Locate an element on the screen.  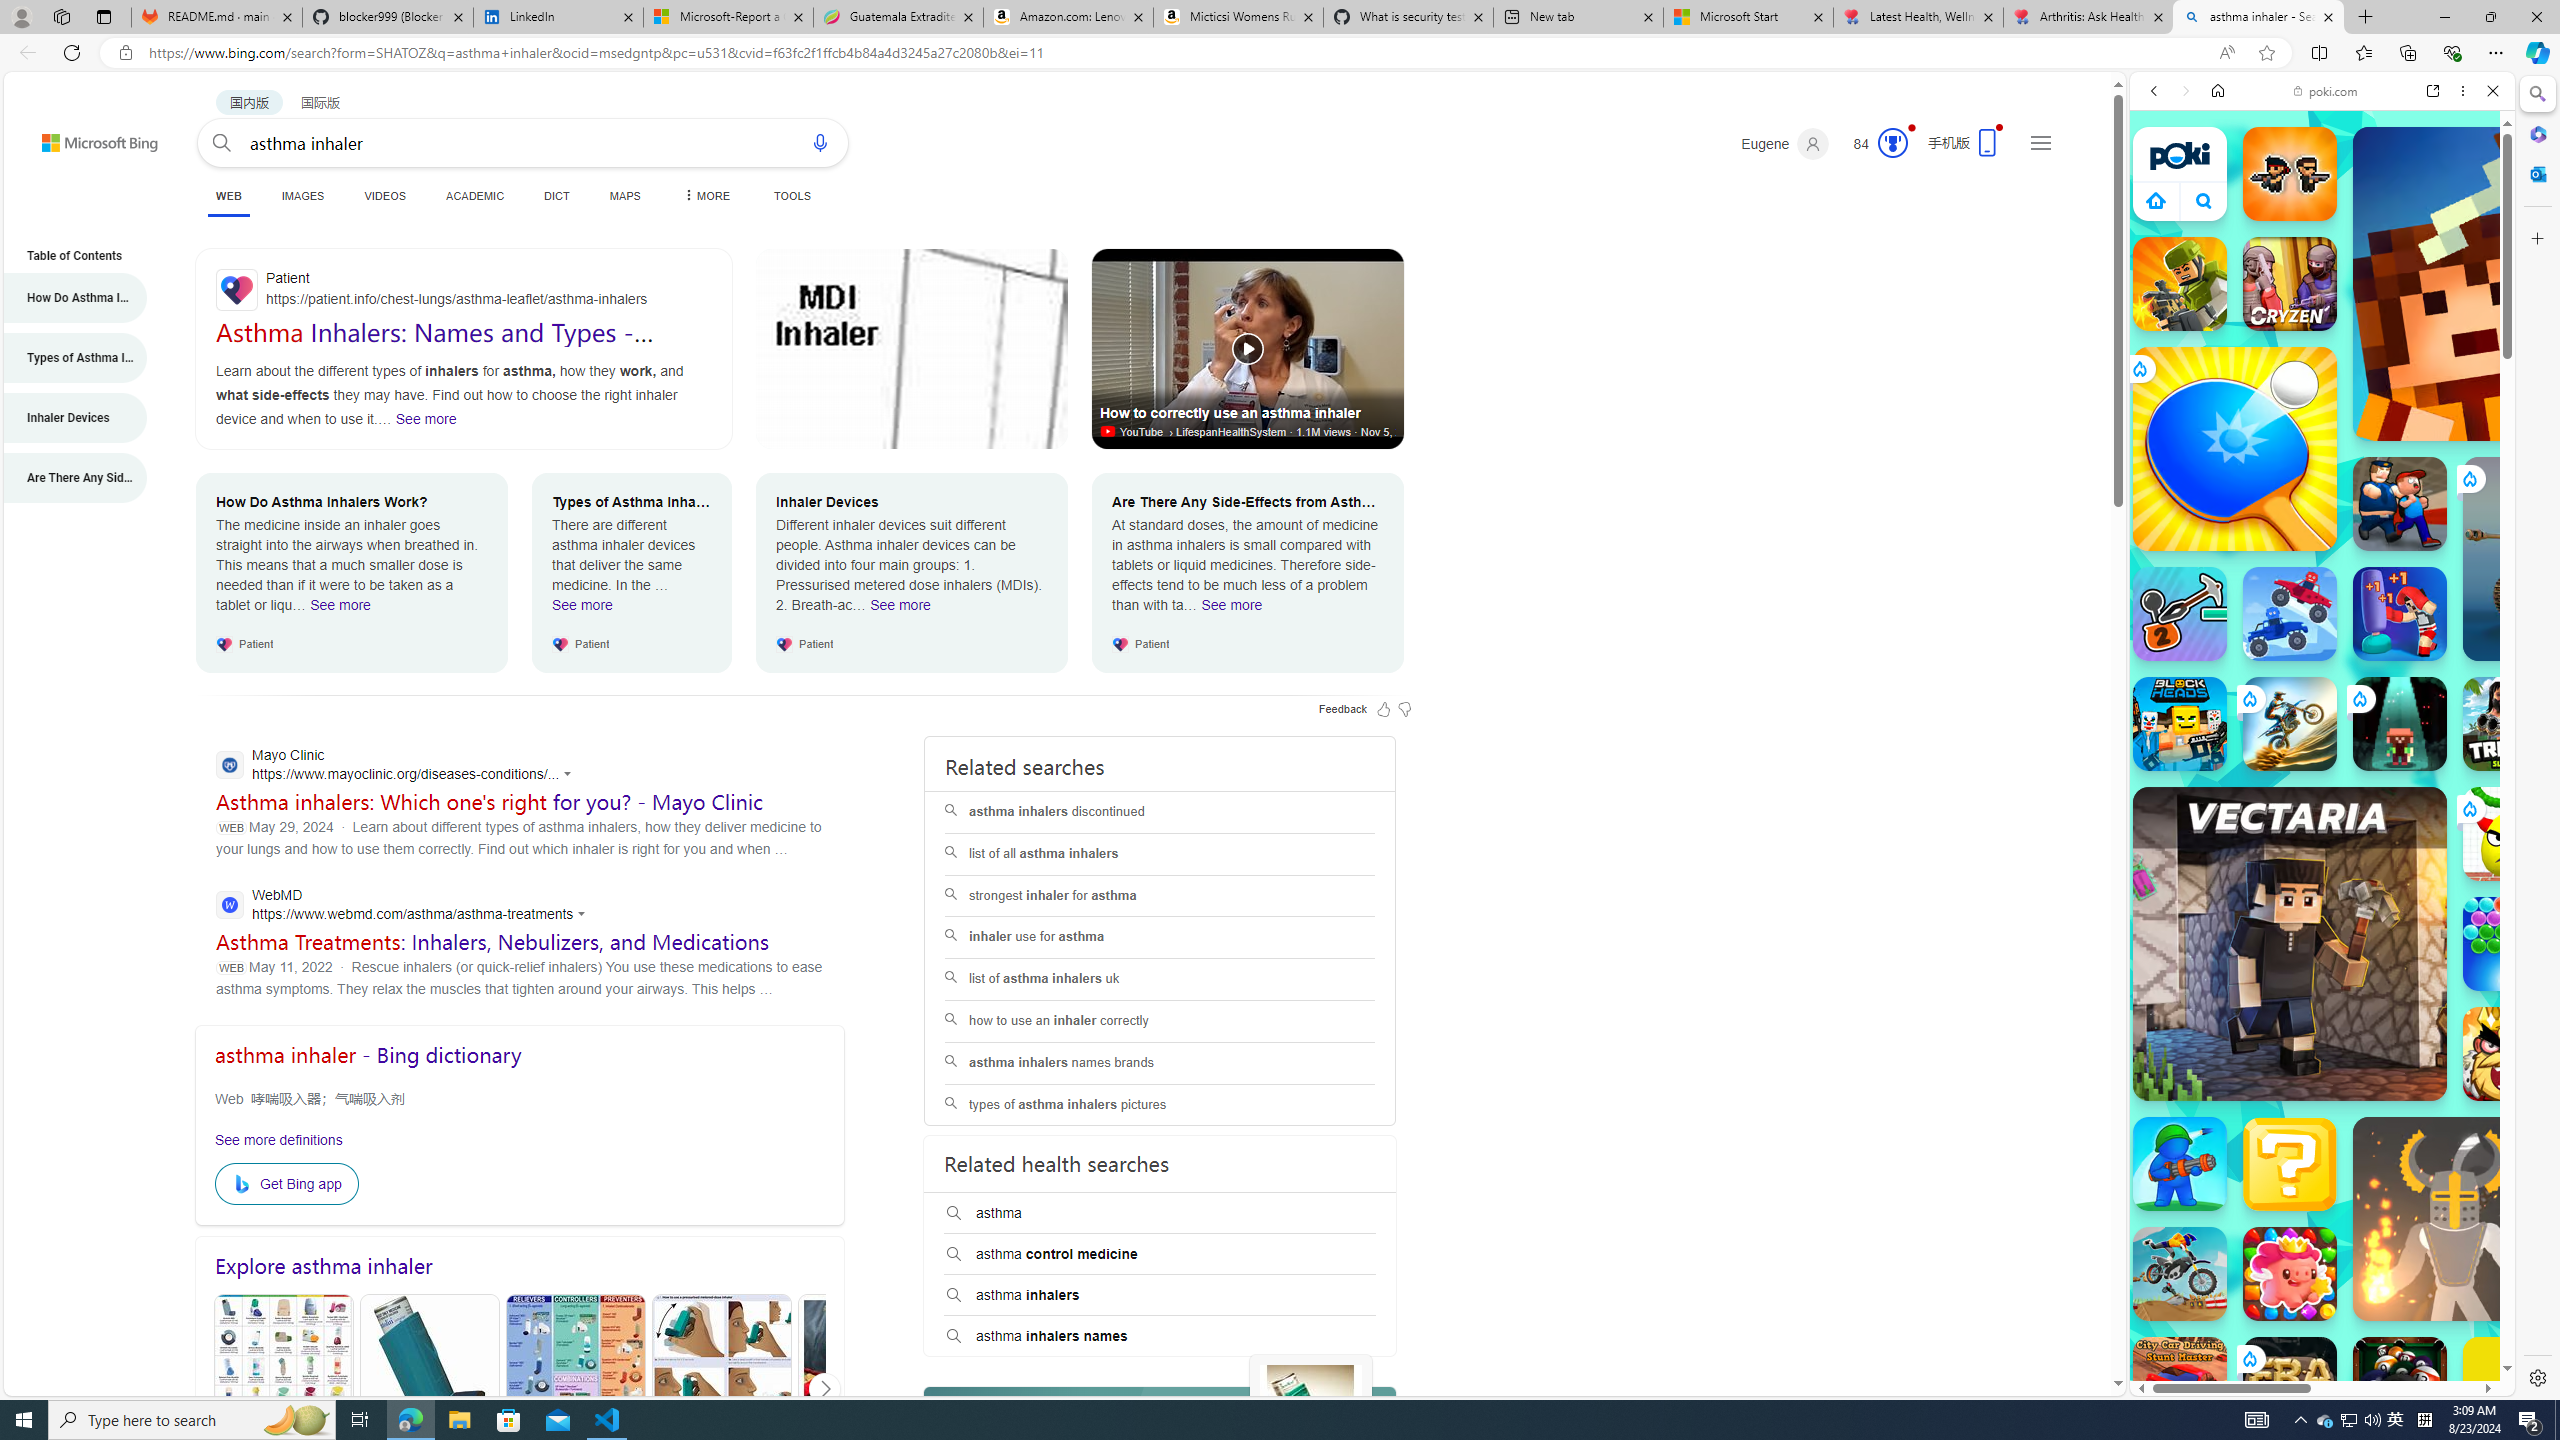
'list of asthma inhalers uk' is located at coordinates (1158, 978).